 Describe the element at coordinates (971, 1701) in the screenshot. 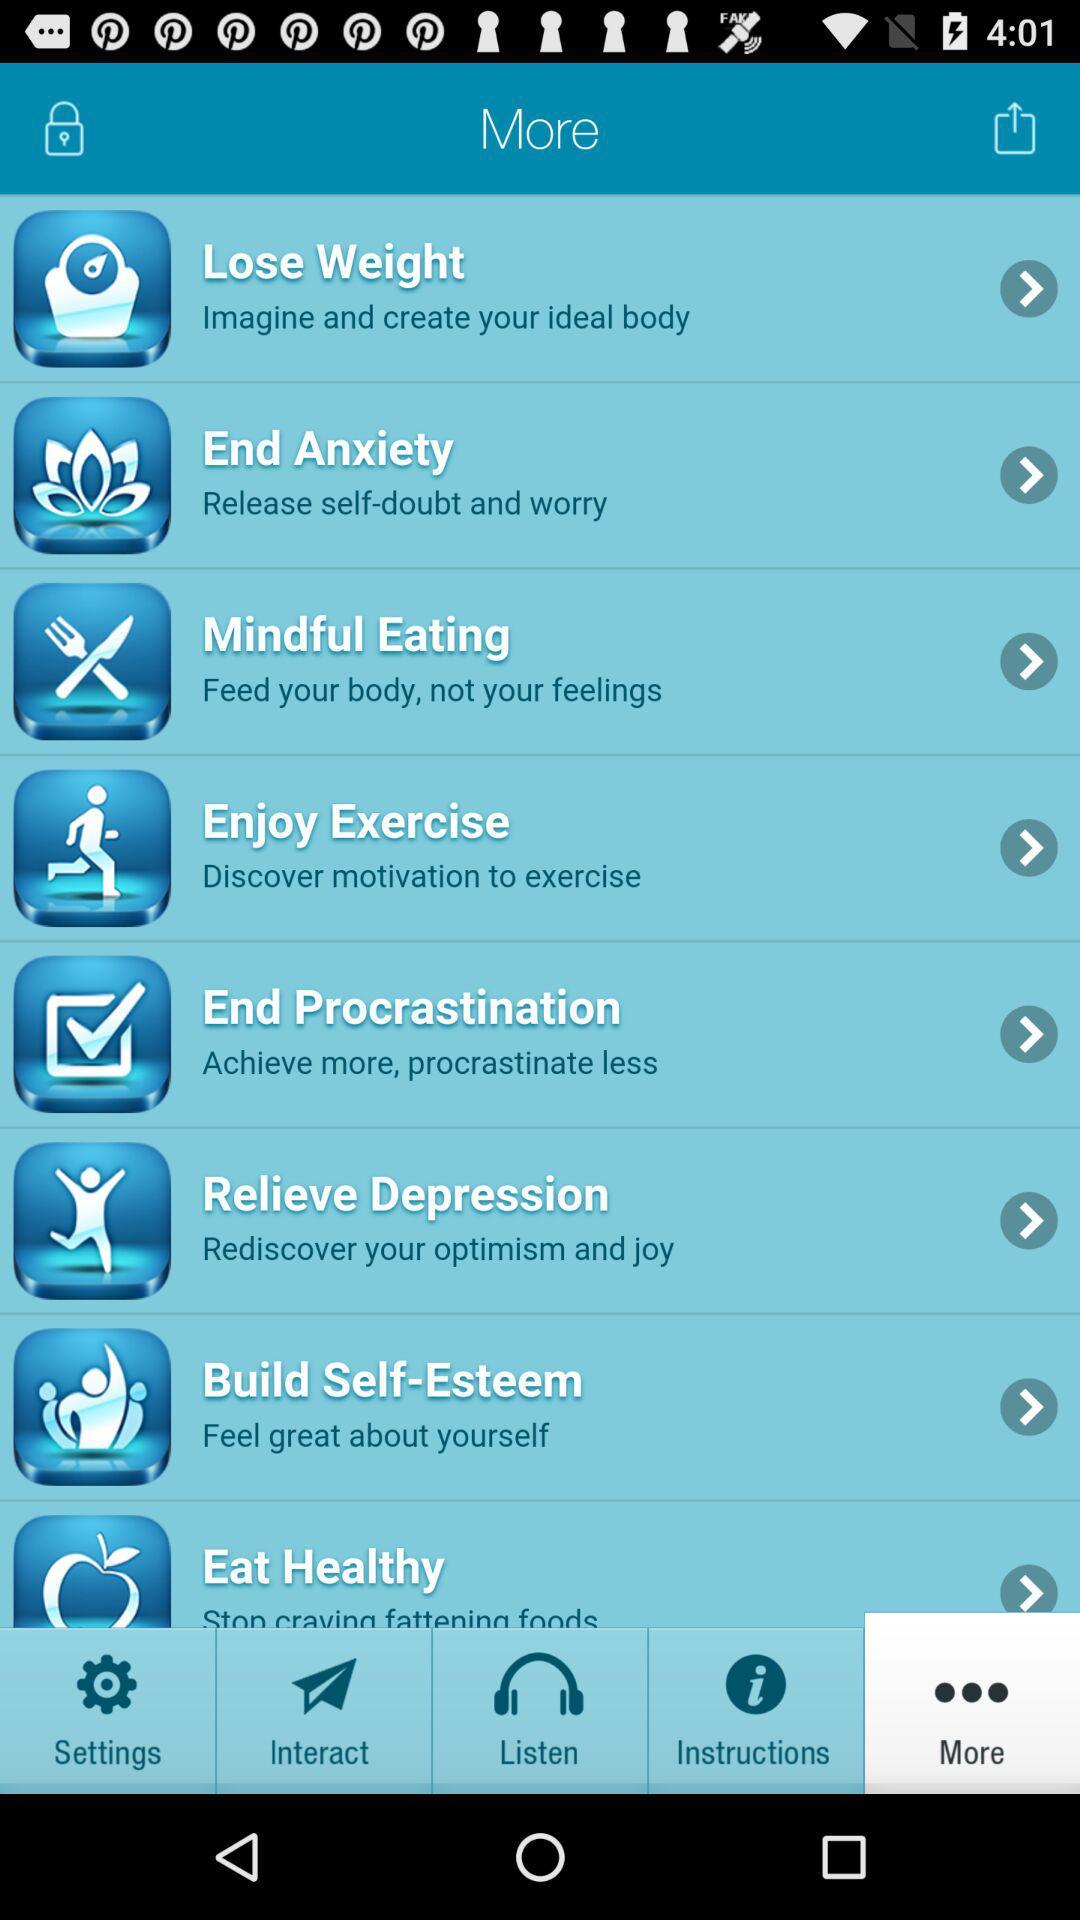

I see `more options` at that location.